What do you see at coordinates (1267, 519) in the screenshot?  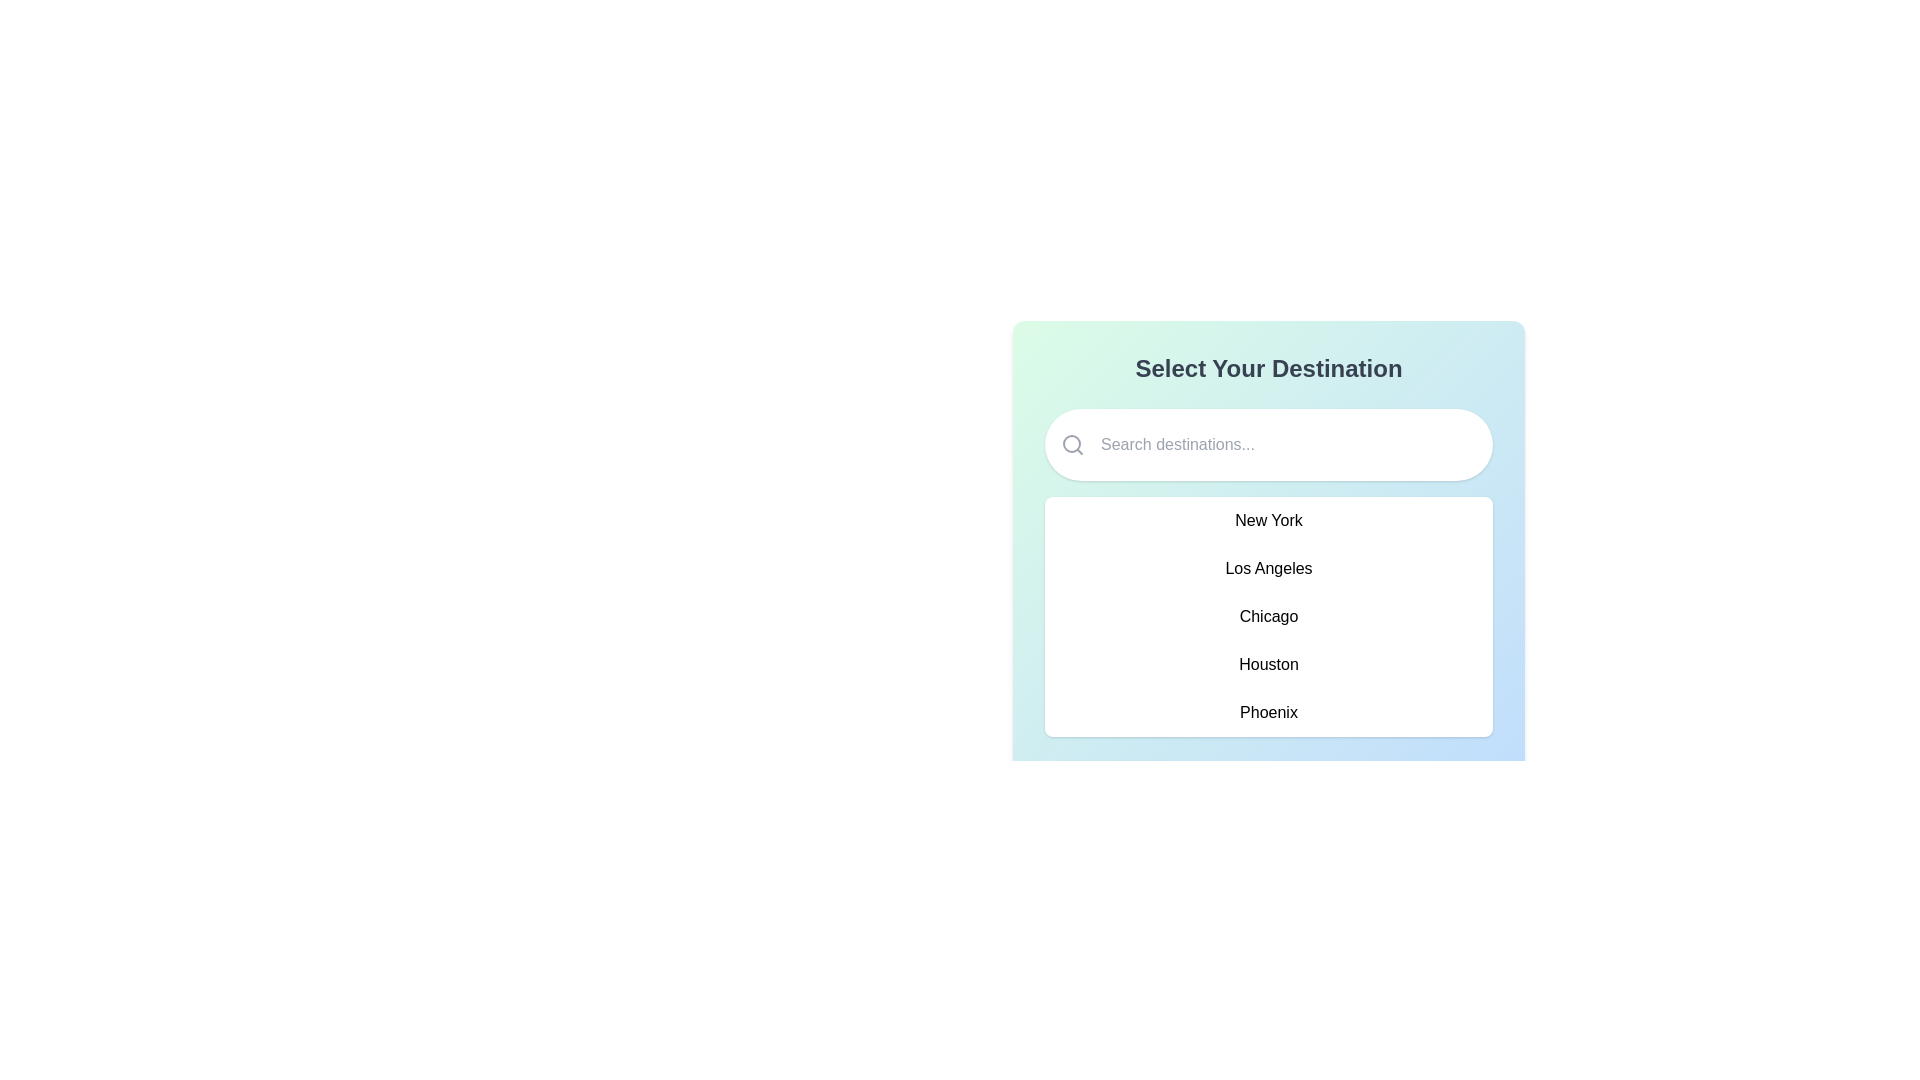 I see `the list item representing 'New York'` at bounding box center [1267, 519].